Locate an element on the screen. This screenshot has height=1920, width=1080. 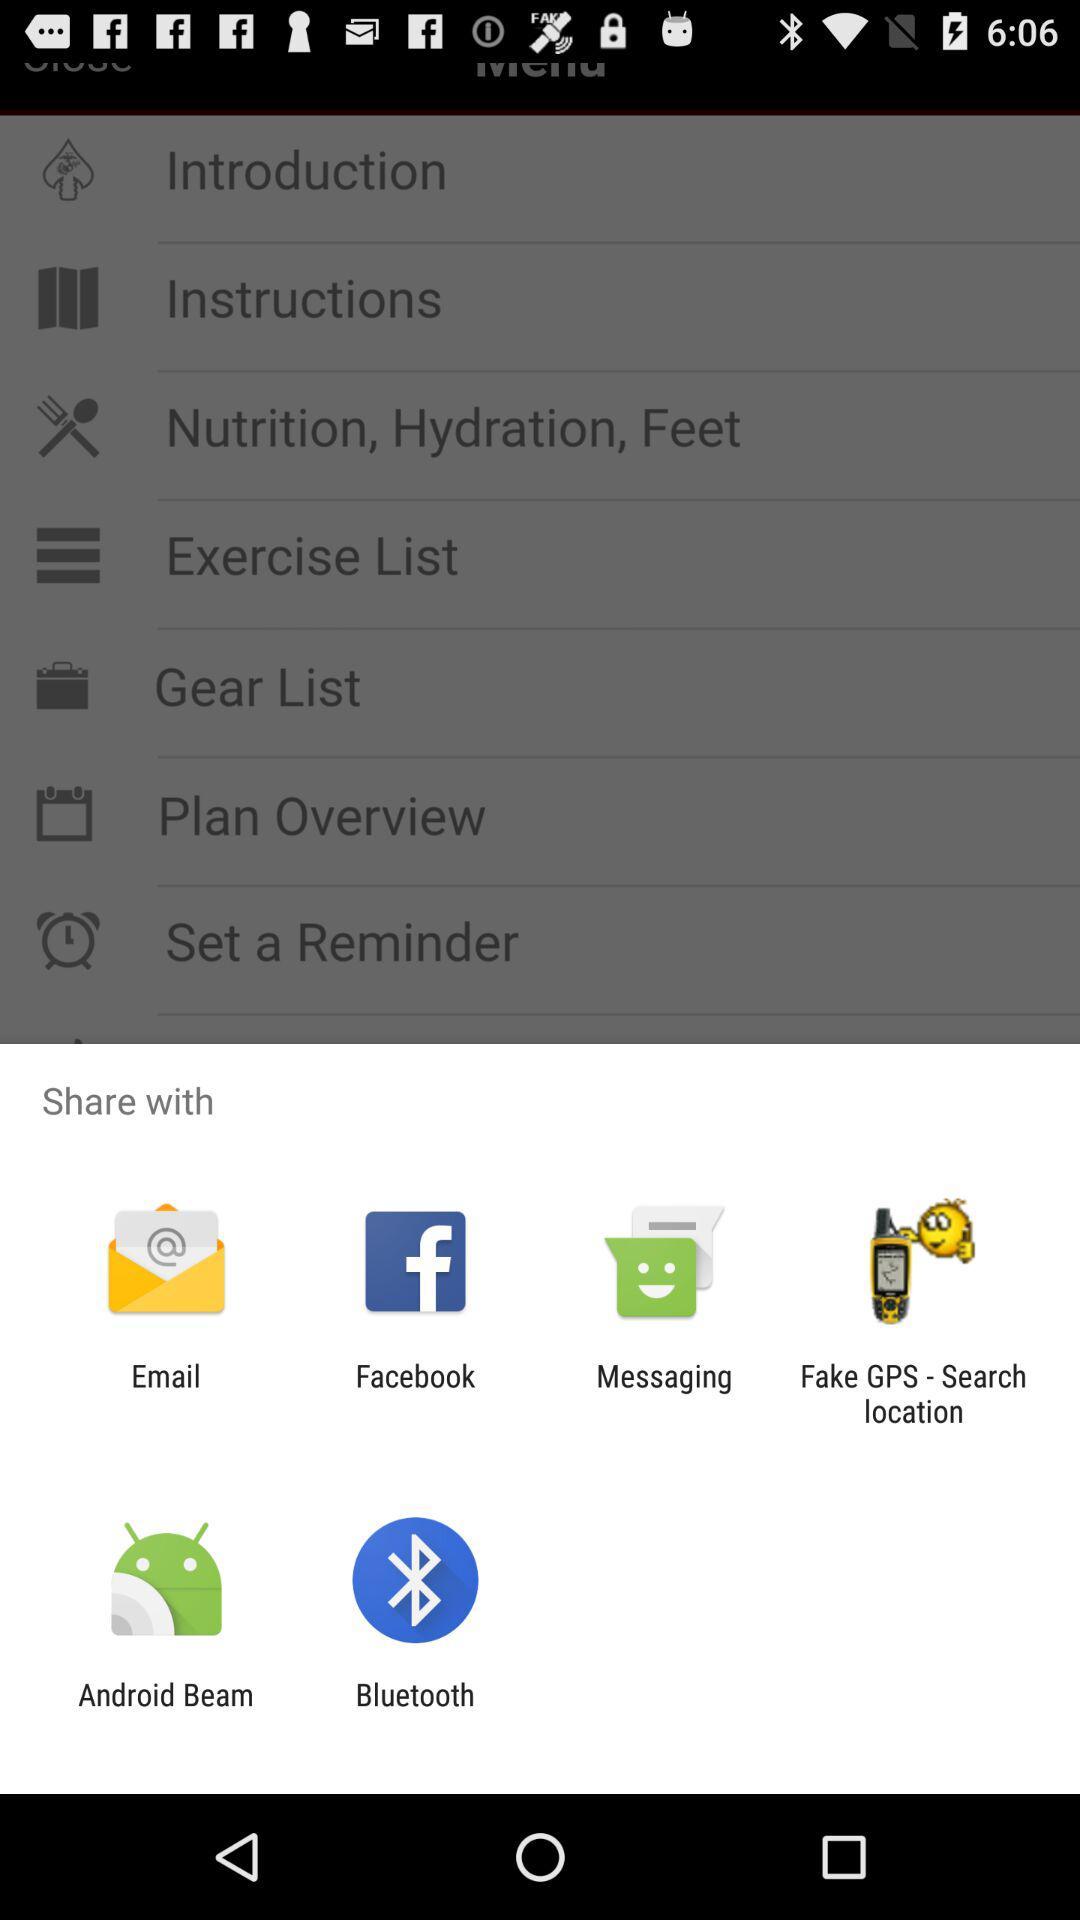
the android beam app is located at coordinates (165, 1711).